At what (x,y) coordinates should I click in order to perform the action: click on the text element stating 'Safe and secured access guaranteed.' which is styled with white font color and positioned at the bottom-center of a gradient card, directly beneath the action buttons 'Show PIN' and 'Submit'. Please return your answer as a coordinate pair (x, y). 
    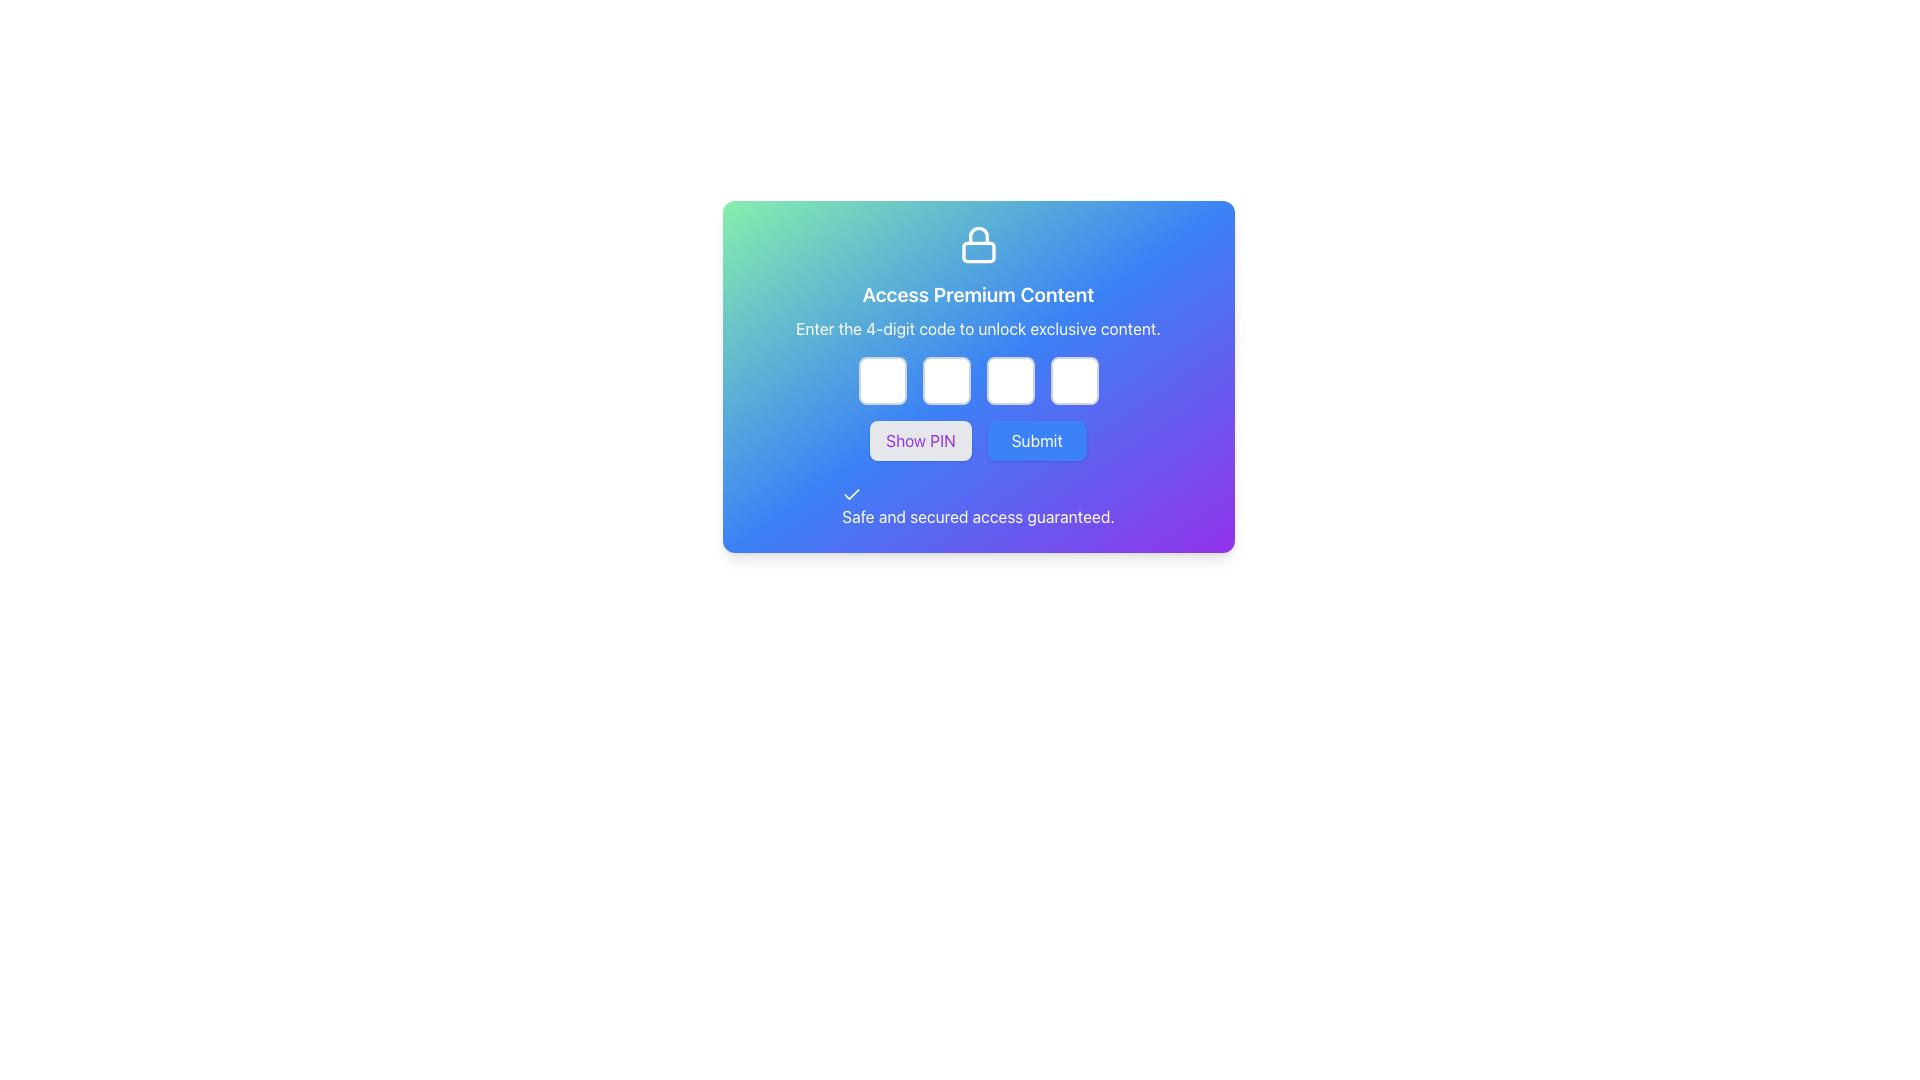
    Looking at the image, I should click on (978, 515).